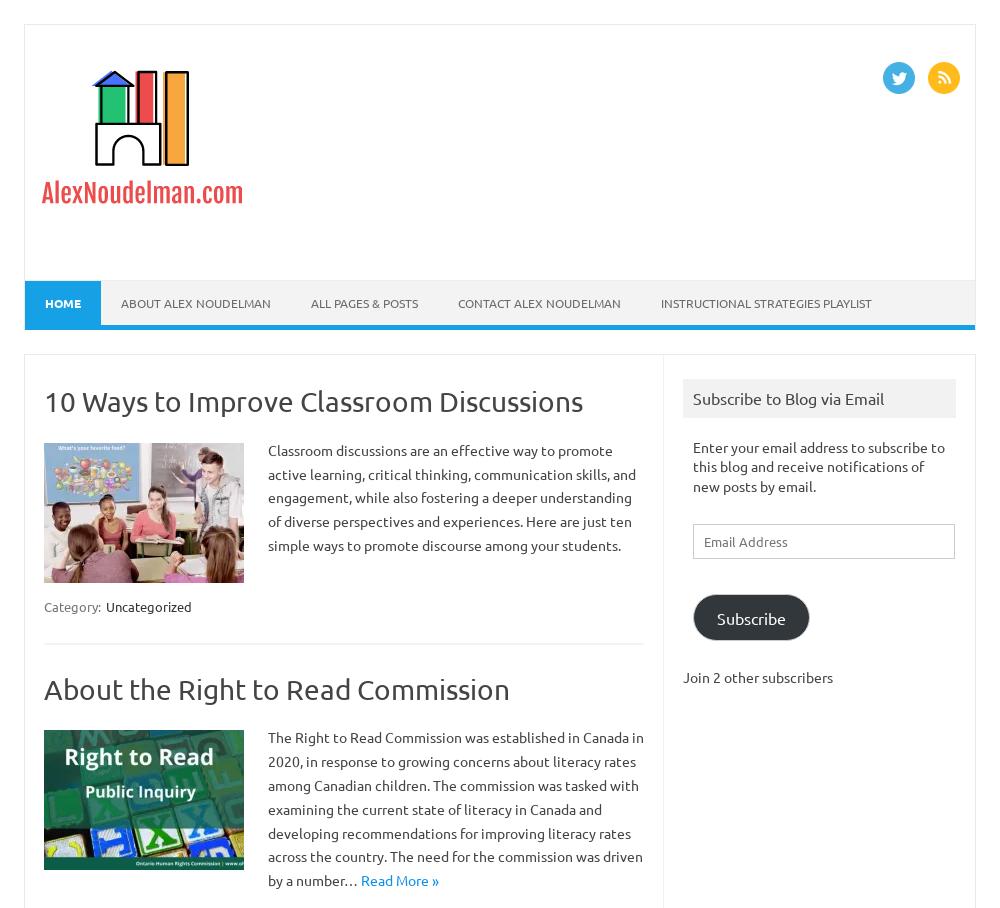  What do you see at coordinates (277, 687) in the screenshot?
I see `'About the Right to Read Commission'` at bounding box center [277, 687].